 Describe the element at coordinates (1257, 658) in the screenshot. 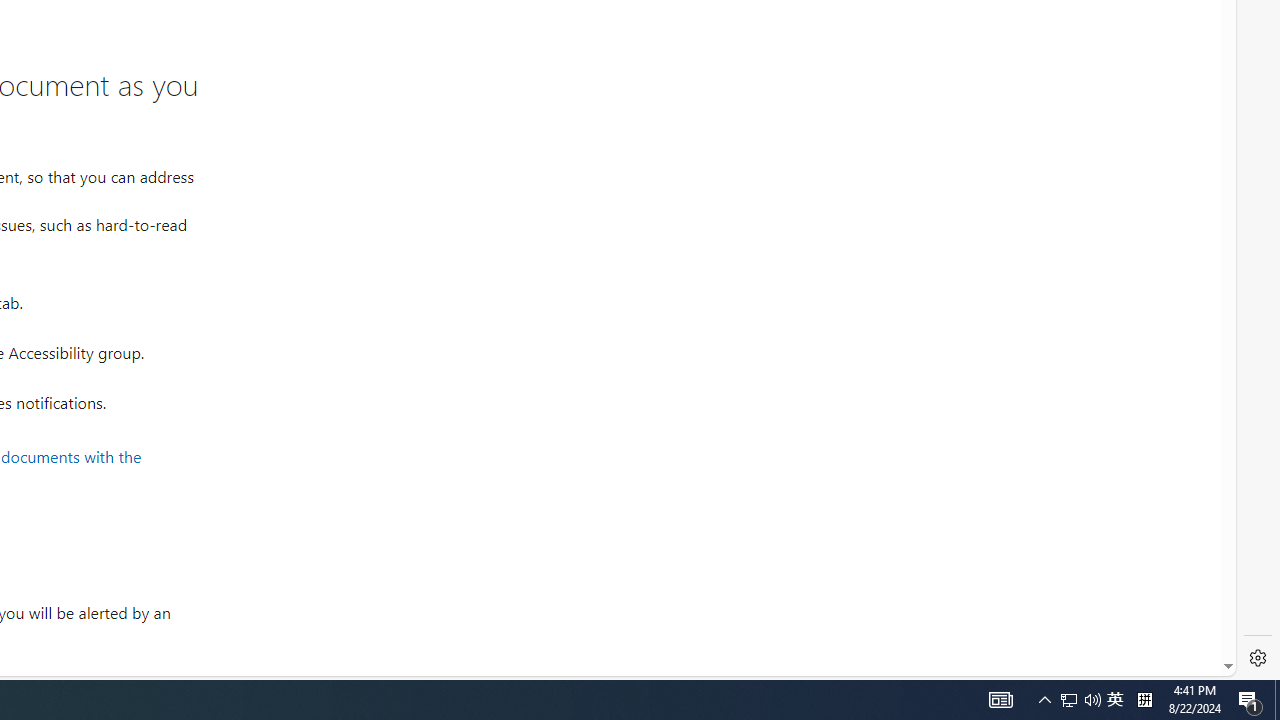

I see `'Settings'` at that location.